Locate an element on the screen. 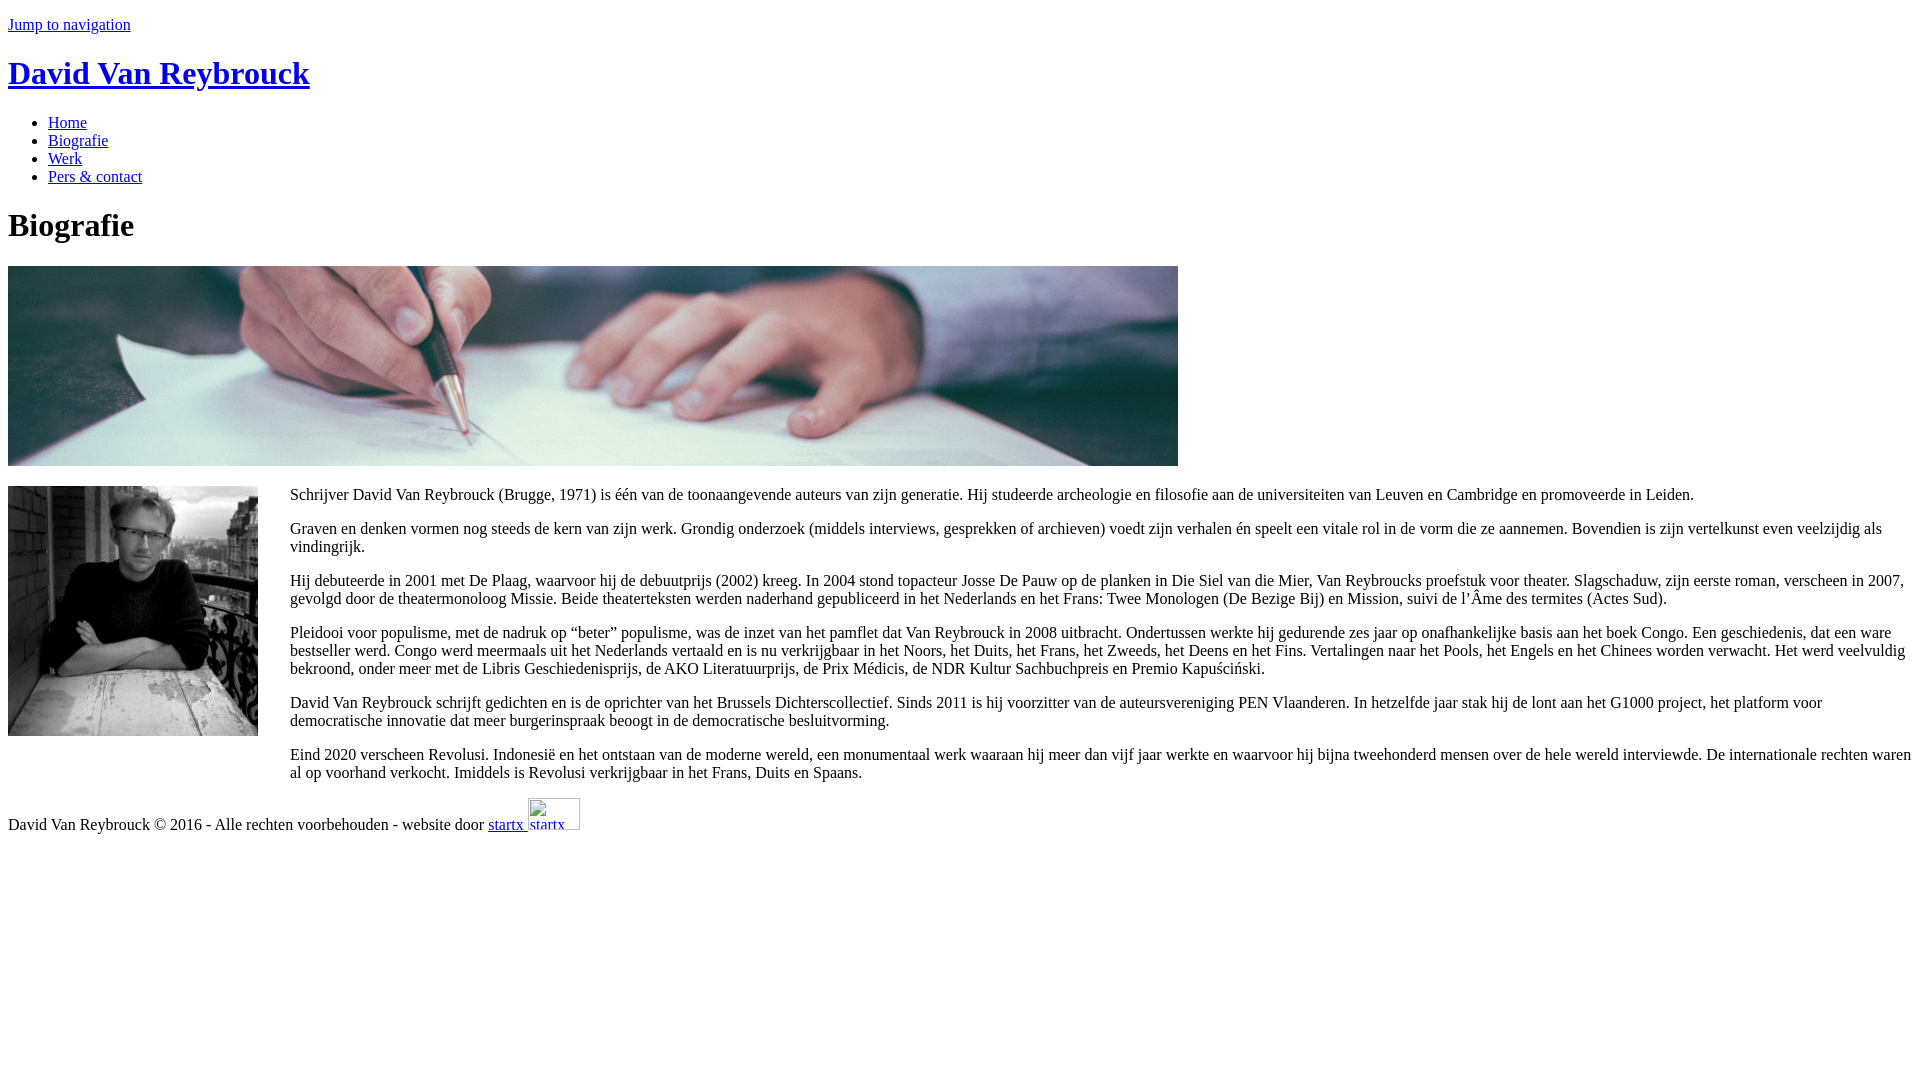  'Pers & contact' is located at coordinates (94, 175).